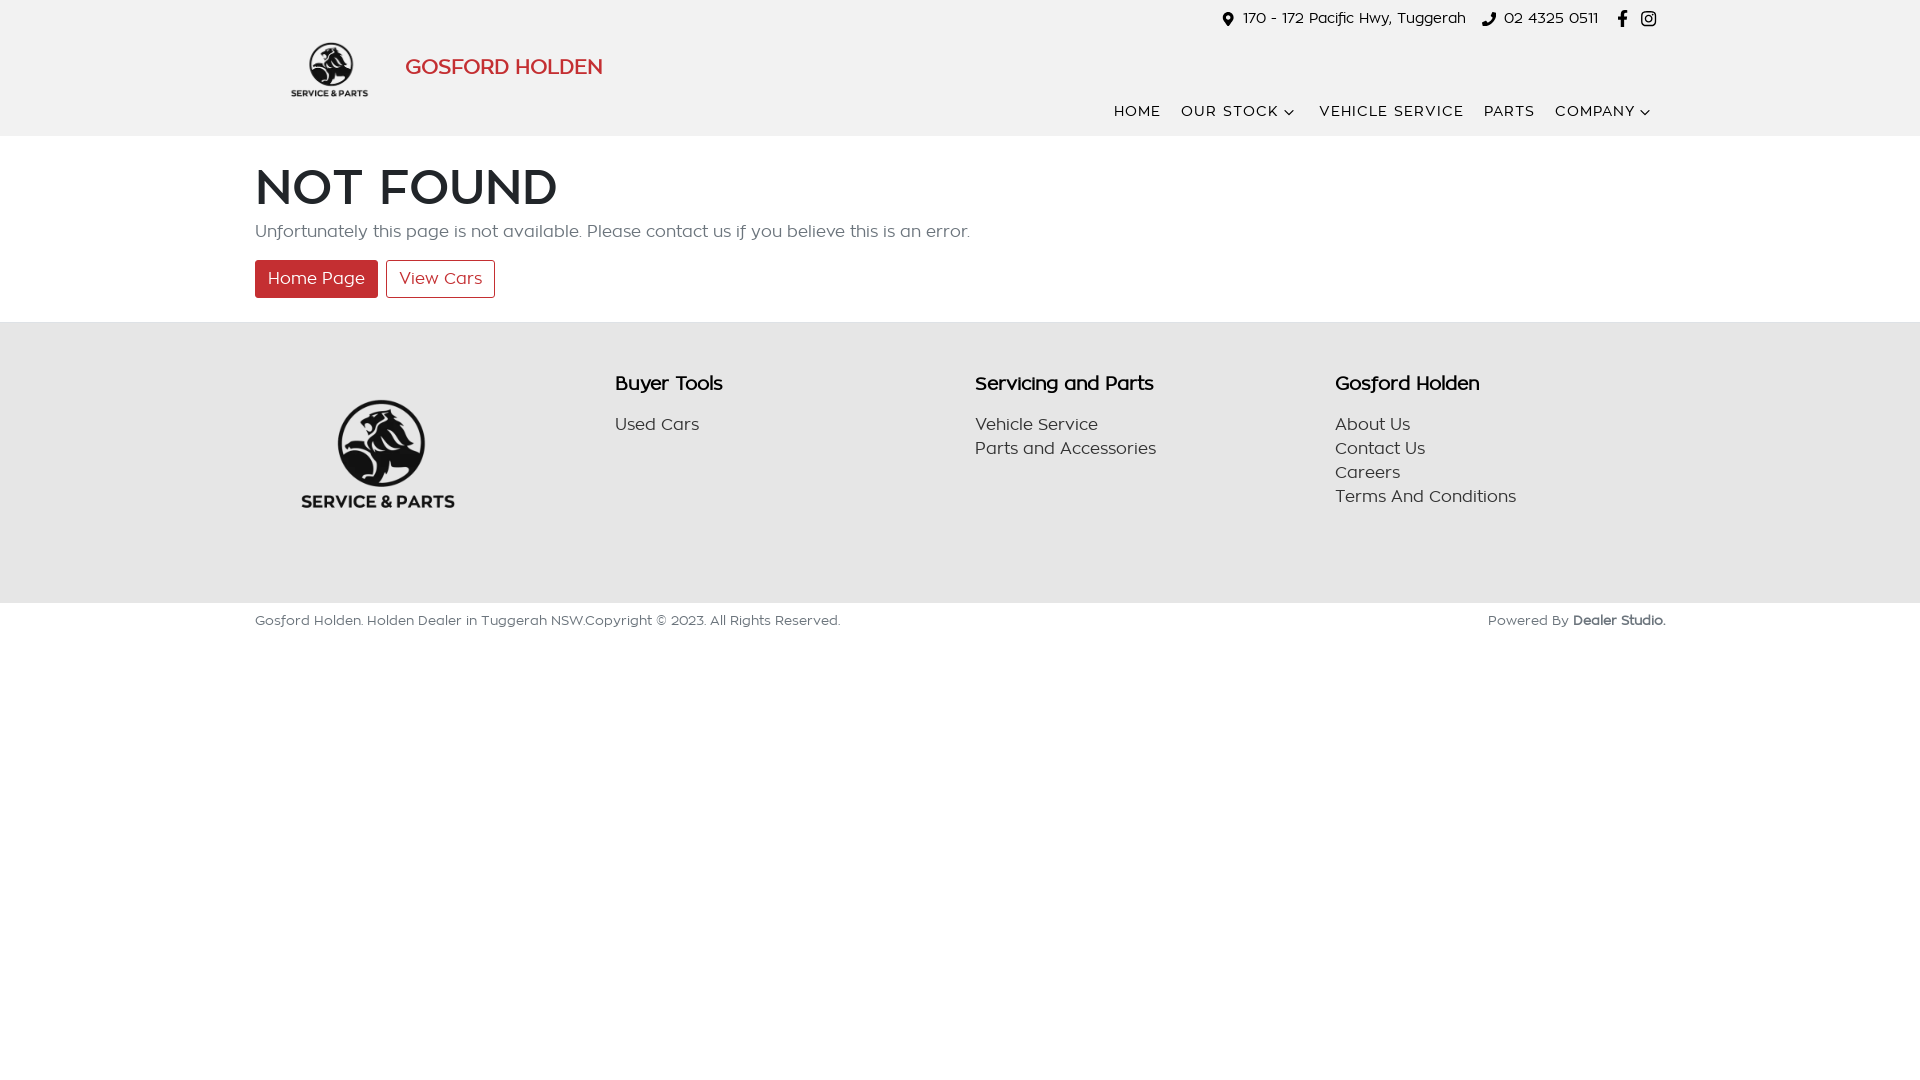 Image resolution: width=1920 pixels, height=1080 pixels. I want to click on 'Contact Us', so click(1379, 447).